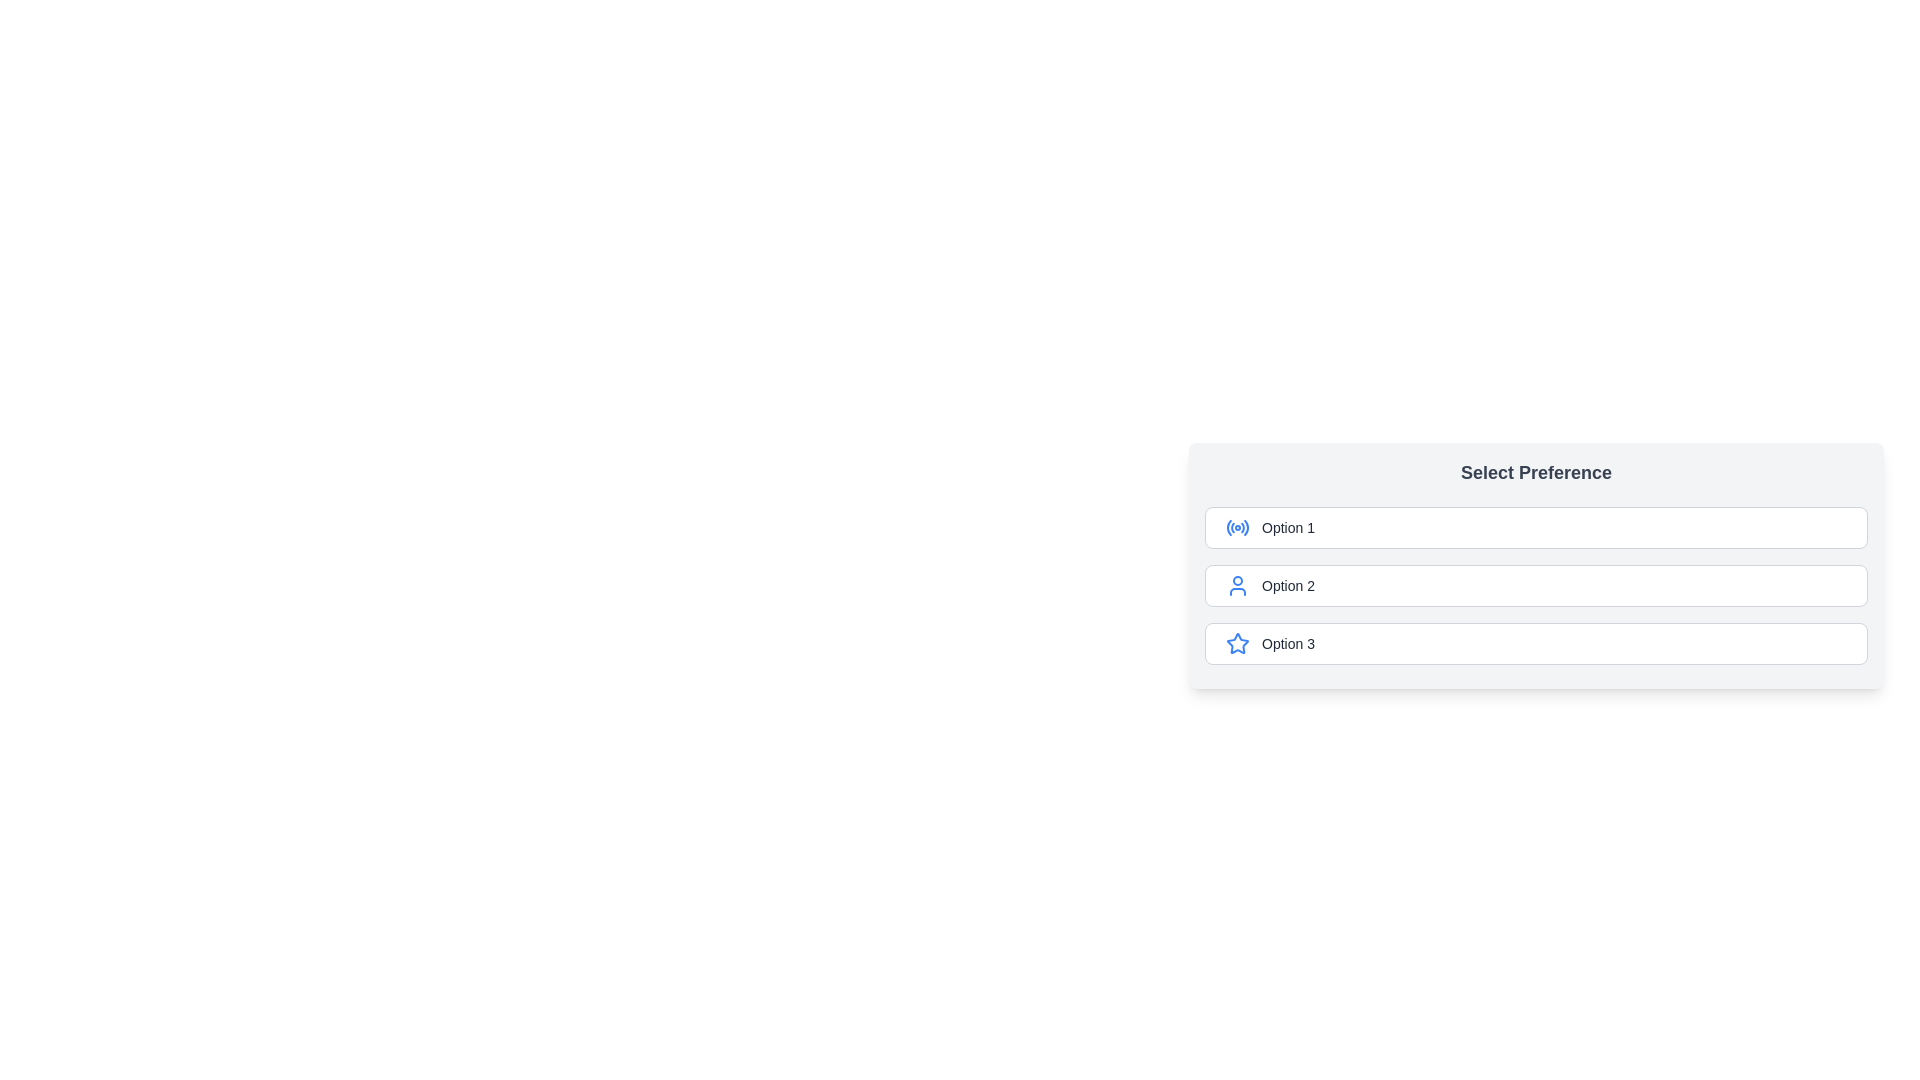  What do you see at coordinates (1535, 585) in the screenshot?
I see `one of the selectable options in the 'Select Preference' section` at bounding box center [1535, 585].